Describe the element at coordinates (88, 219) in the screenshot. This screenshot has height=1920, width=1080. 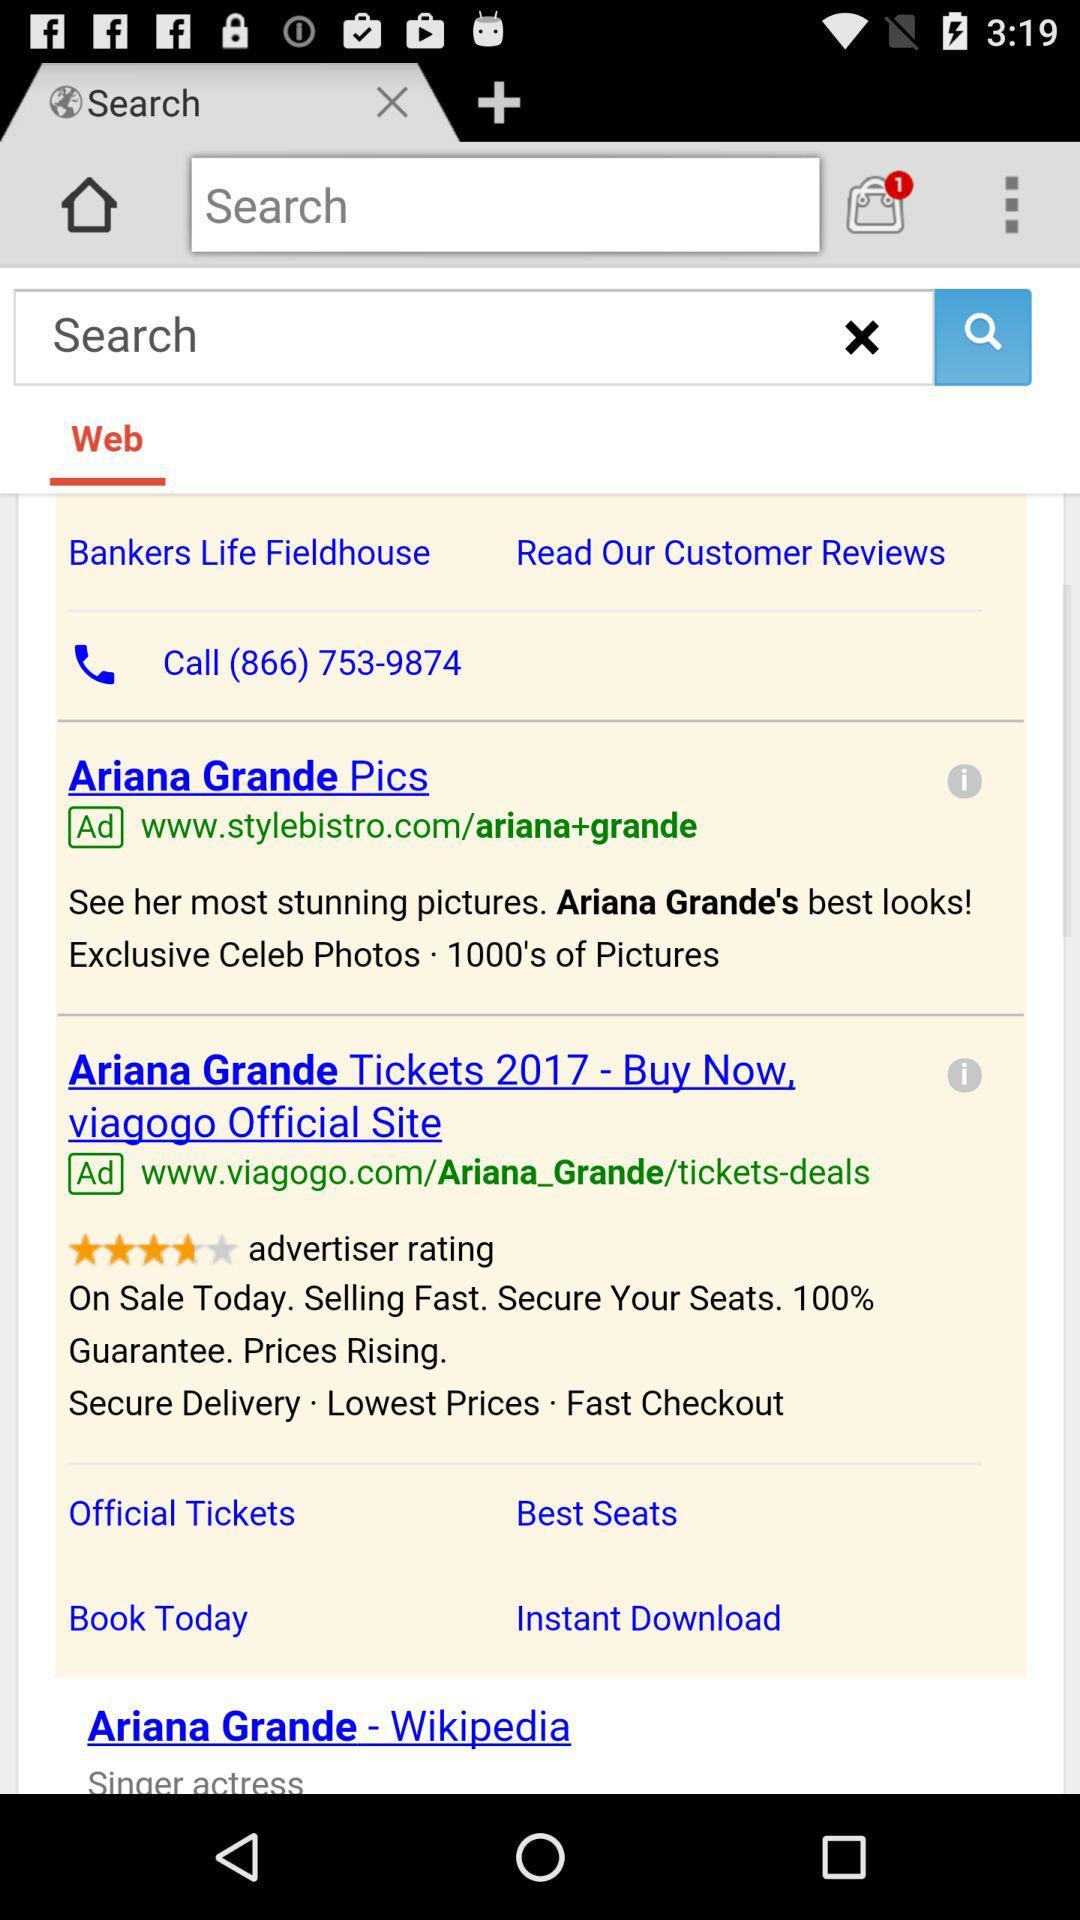
I see `the home icon` at that location.